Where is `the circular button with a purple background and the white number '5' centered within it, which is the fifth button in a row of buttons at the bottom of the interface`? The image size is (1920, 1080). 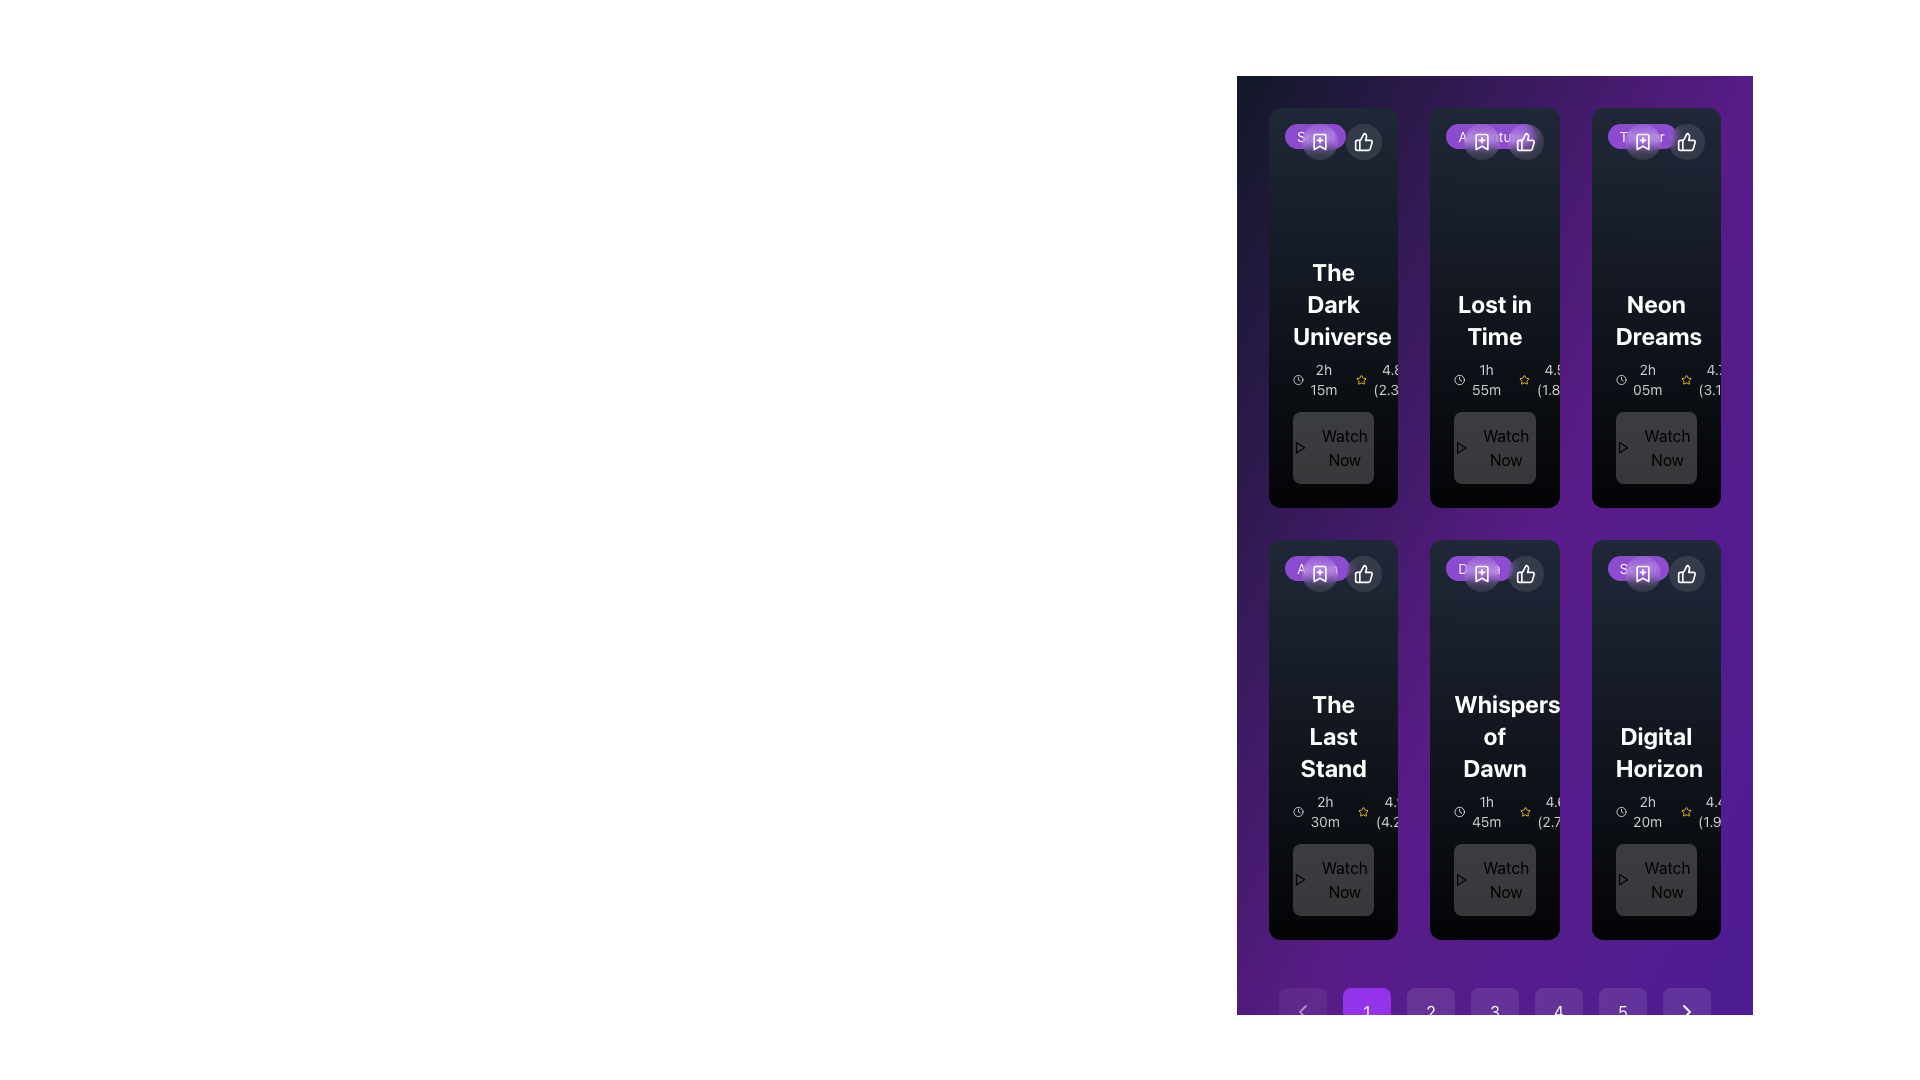 the circular button with a purple background and the white number '5' centered within it, which is the fifth button in a row of buttons at the bottom of the interface is located at coordinates (1622, 1011).